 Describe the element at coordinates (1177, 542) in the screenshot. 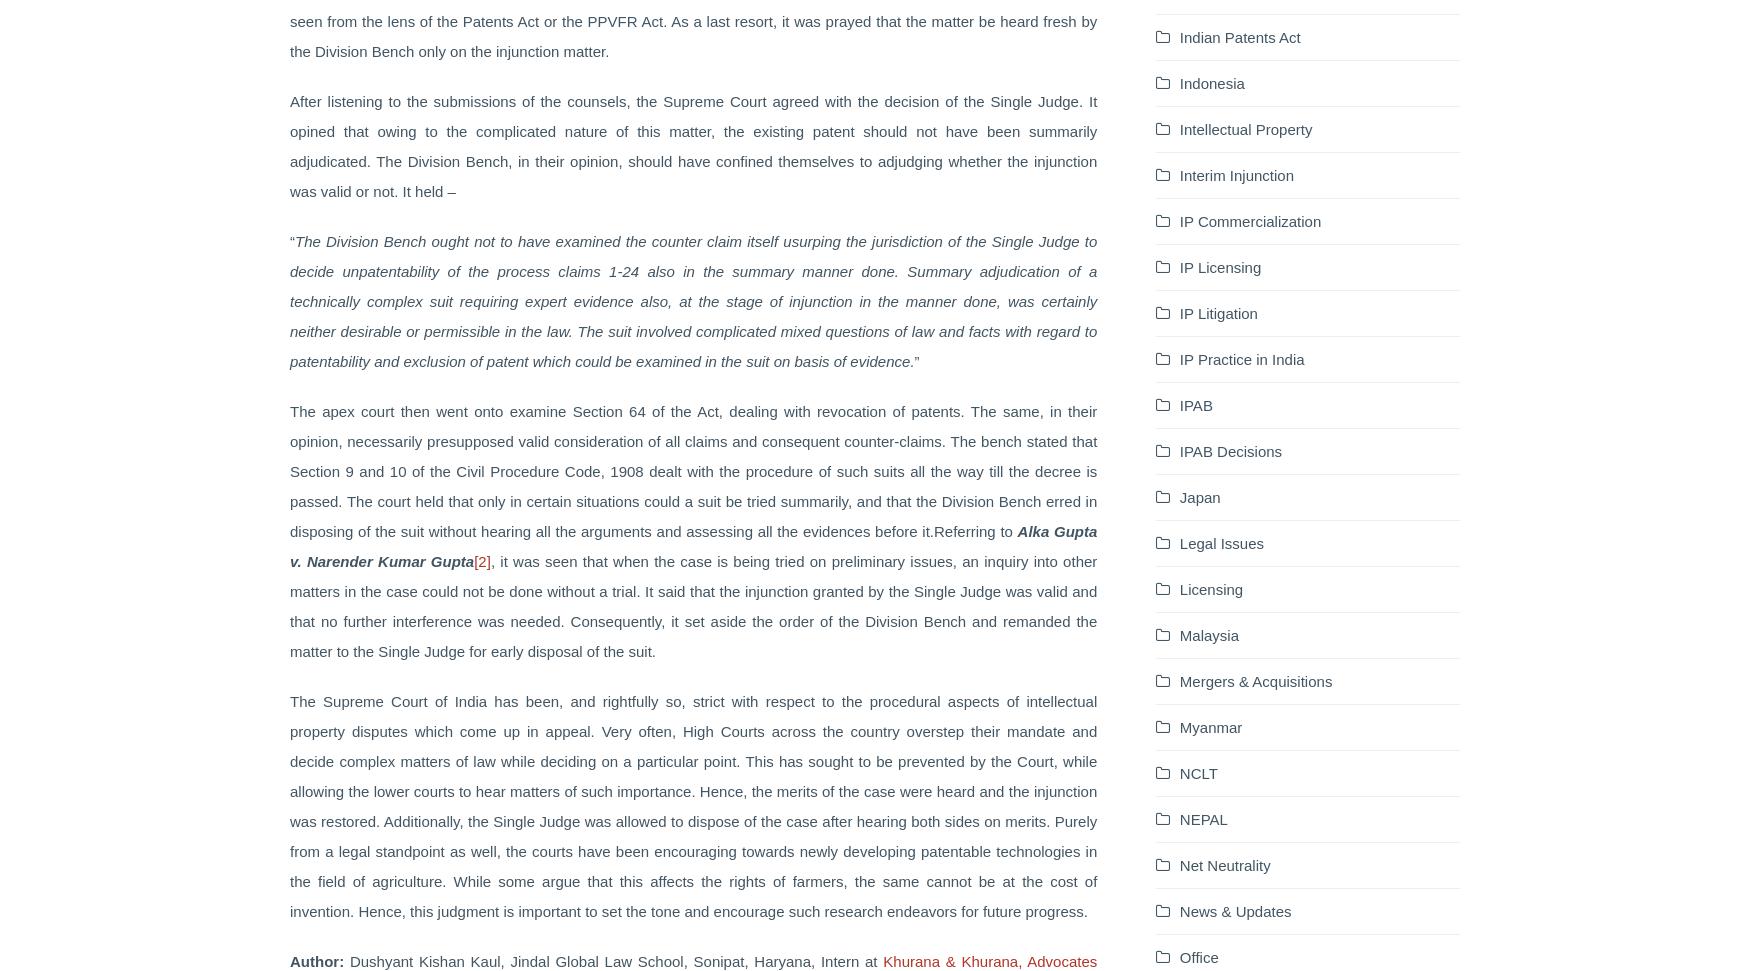

I see `'Legal Issues'` at that location.